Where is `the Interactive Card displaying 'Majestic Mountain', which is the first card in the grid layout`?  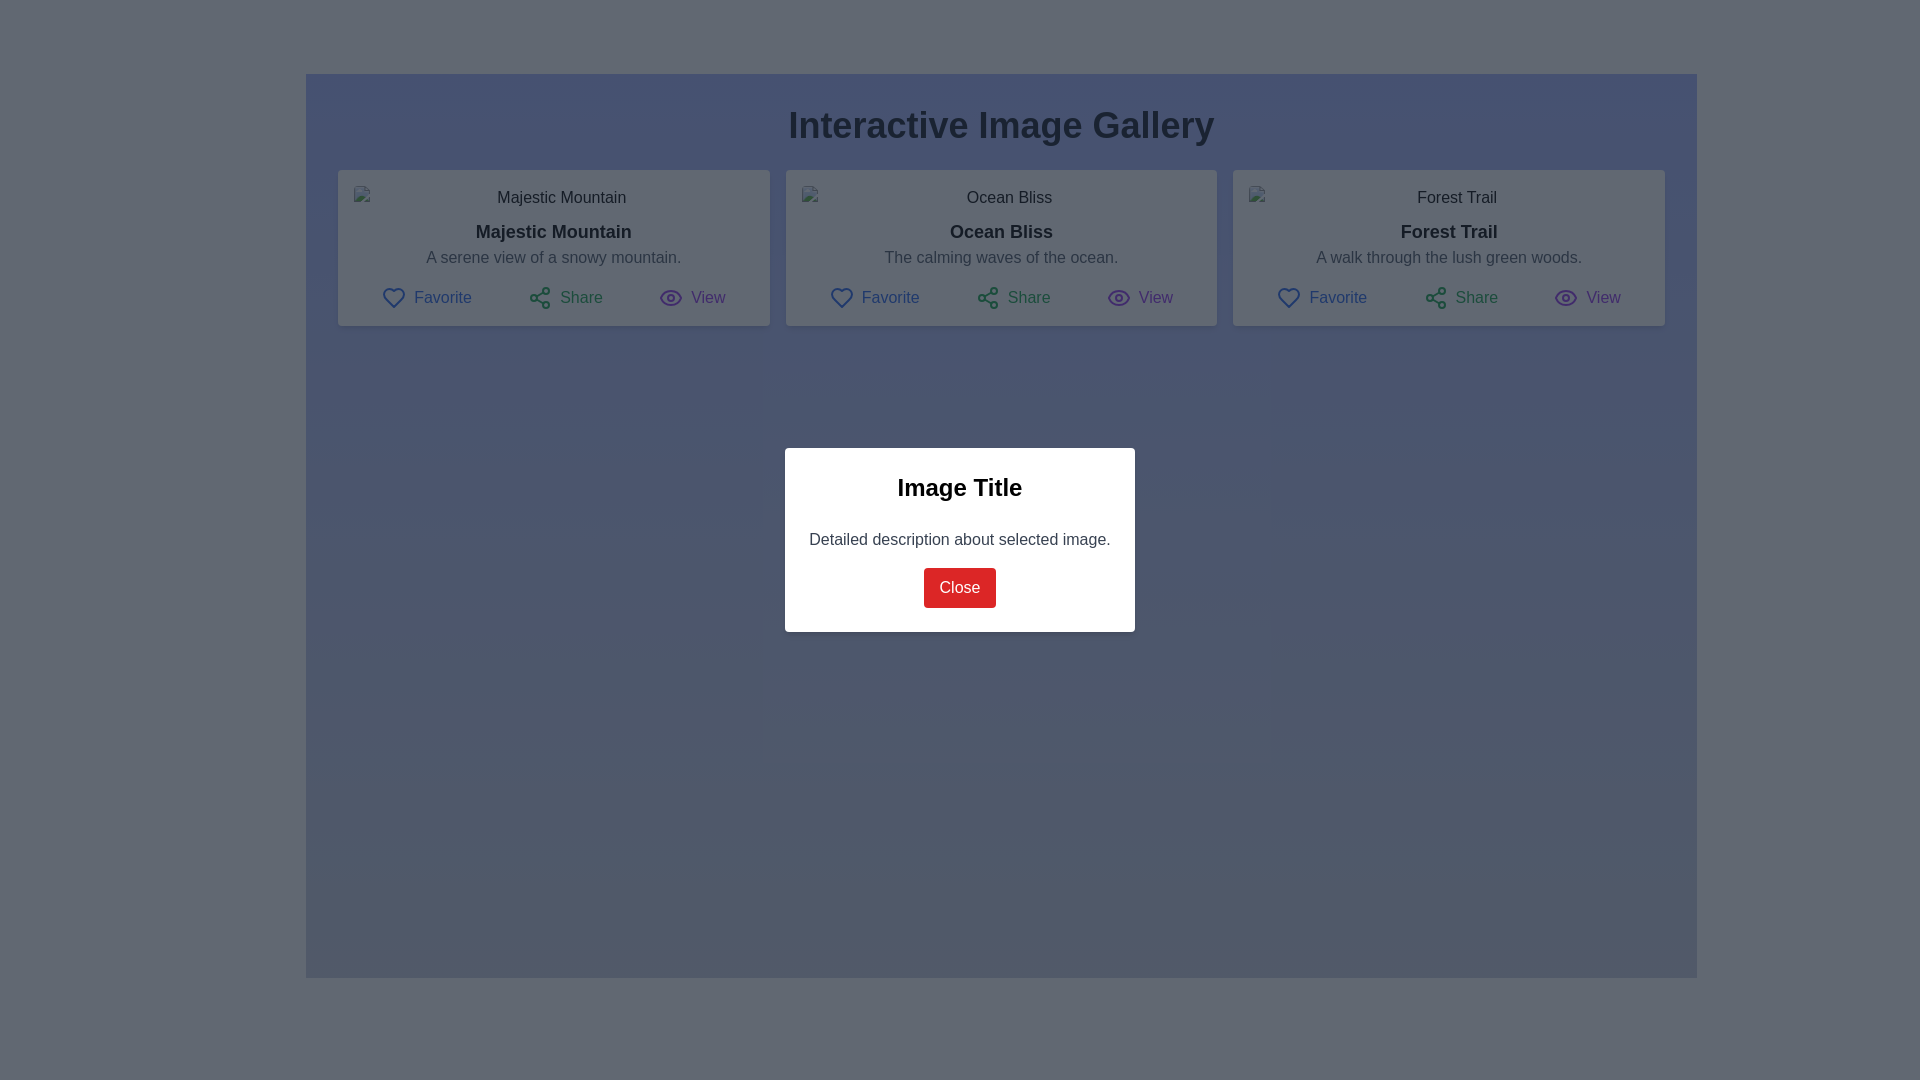
the Interactive Card displaying 'Majestic Mountain', which is the first card in the grid layout is located at coordinates (553, 246).